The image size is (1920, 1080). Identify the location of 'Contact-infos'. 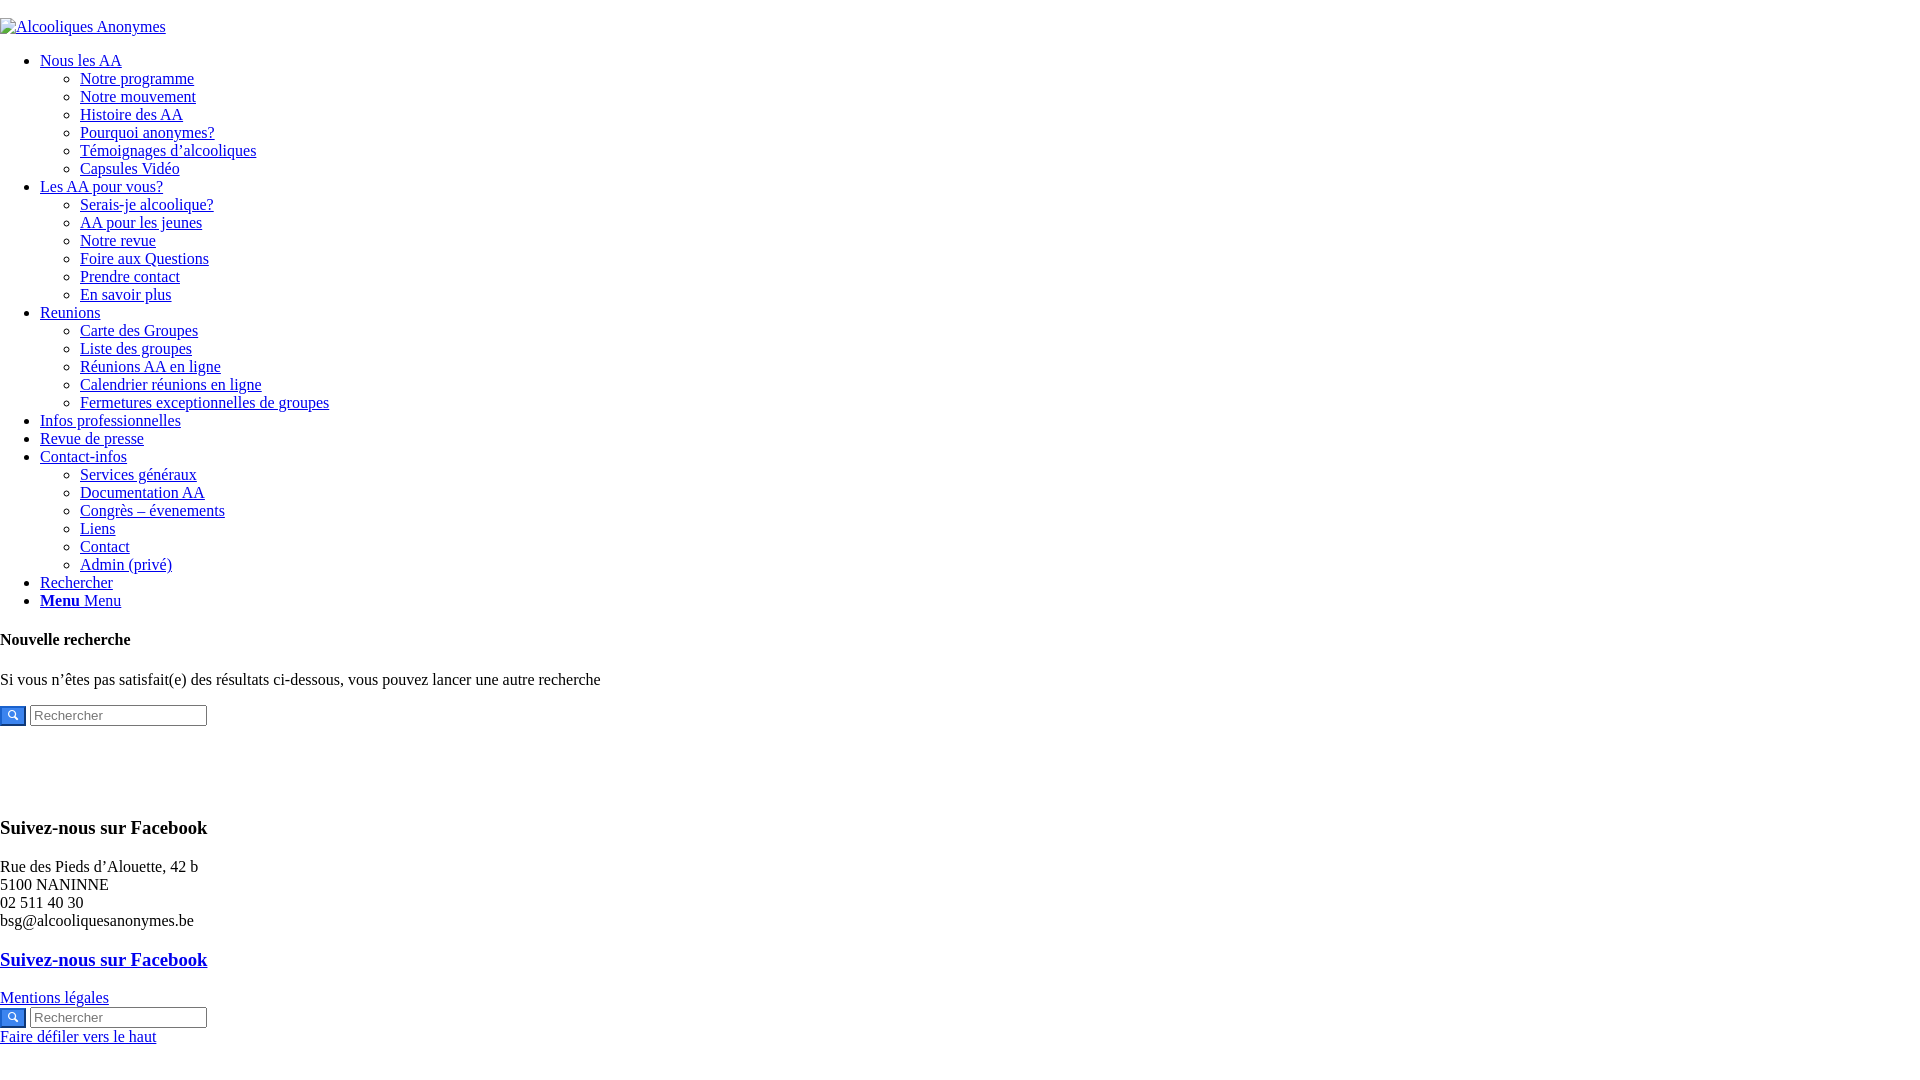
(82, 456).